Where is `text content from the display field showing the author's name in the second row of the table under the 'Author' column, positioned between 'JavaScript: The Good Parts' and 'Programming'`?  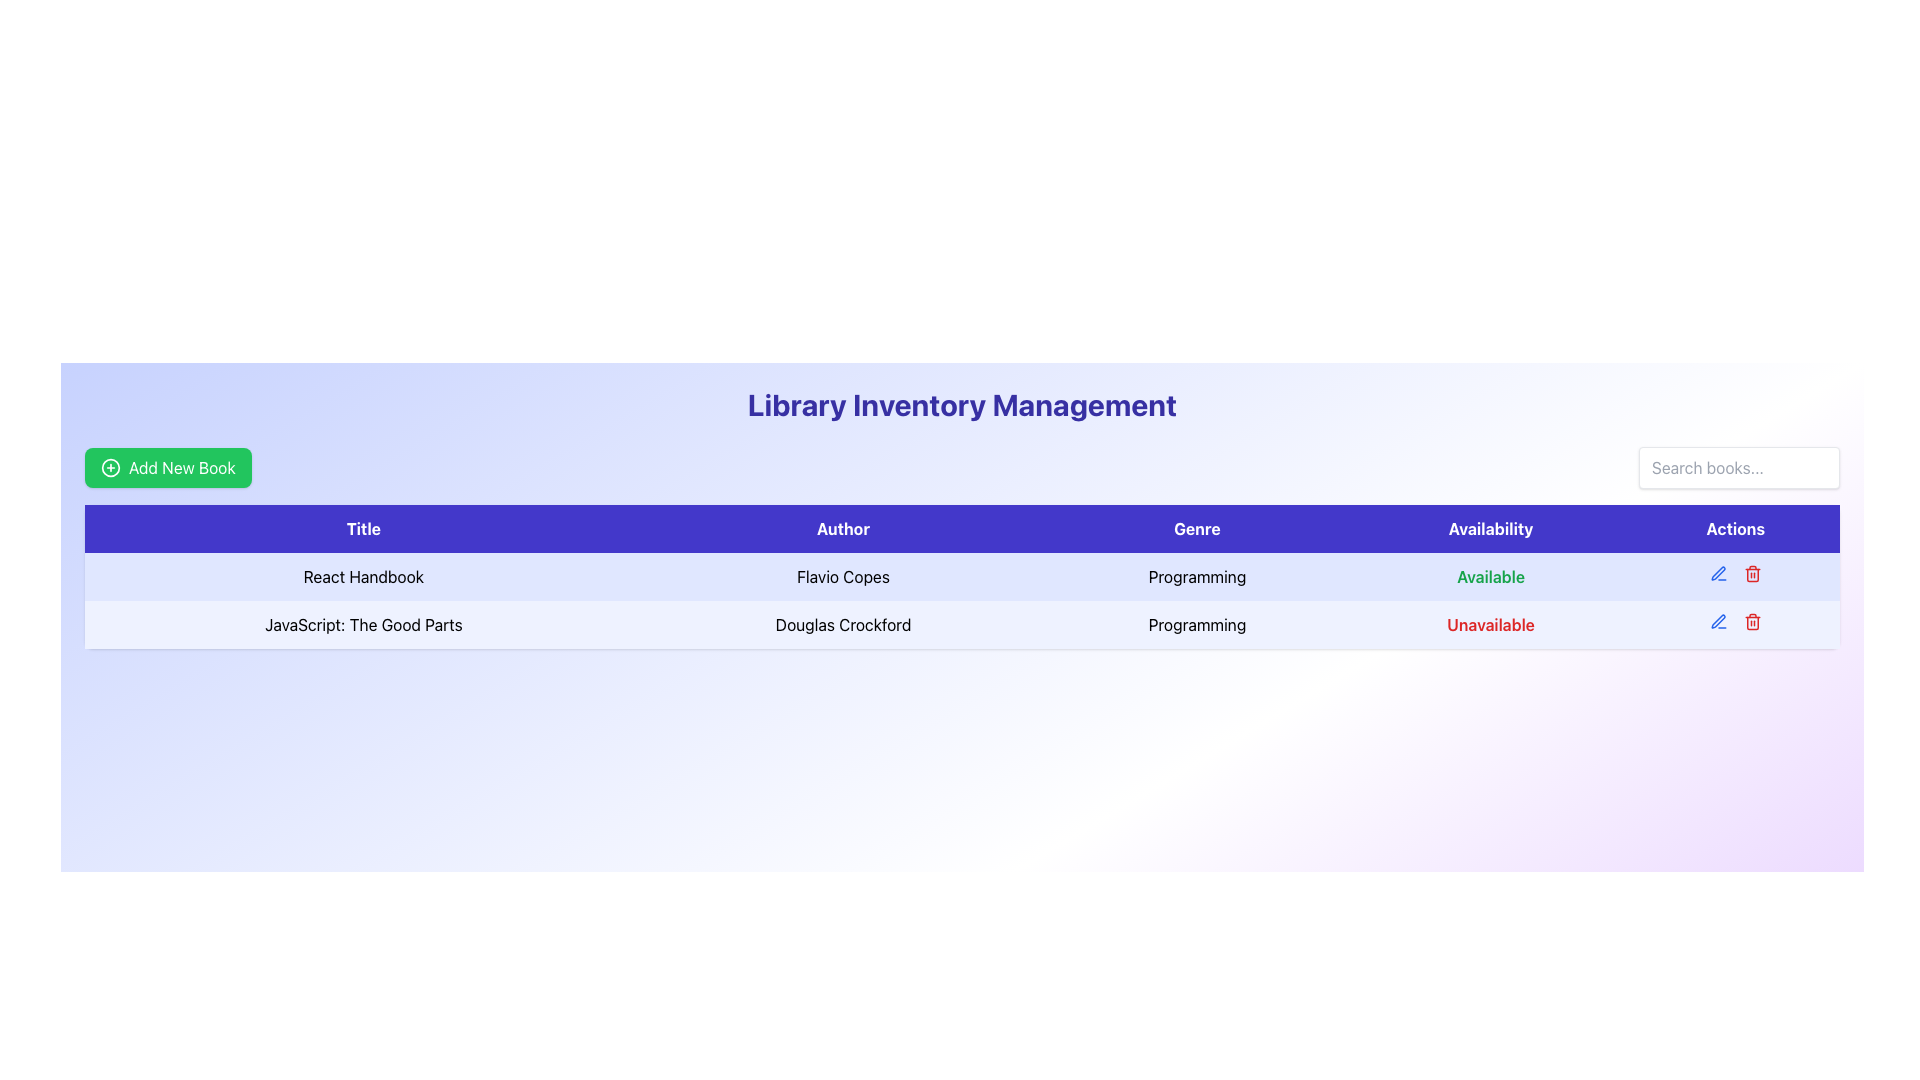 text content from the display field showing the author's name in the second row of the table under the 'Author' column, positioned between 'JavaScript: The Good Parts' and 'Programming' is located at coordinates (843, 623).